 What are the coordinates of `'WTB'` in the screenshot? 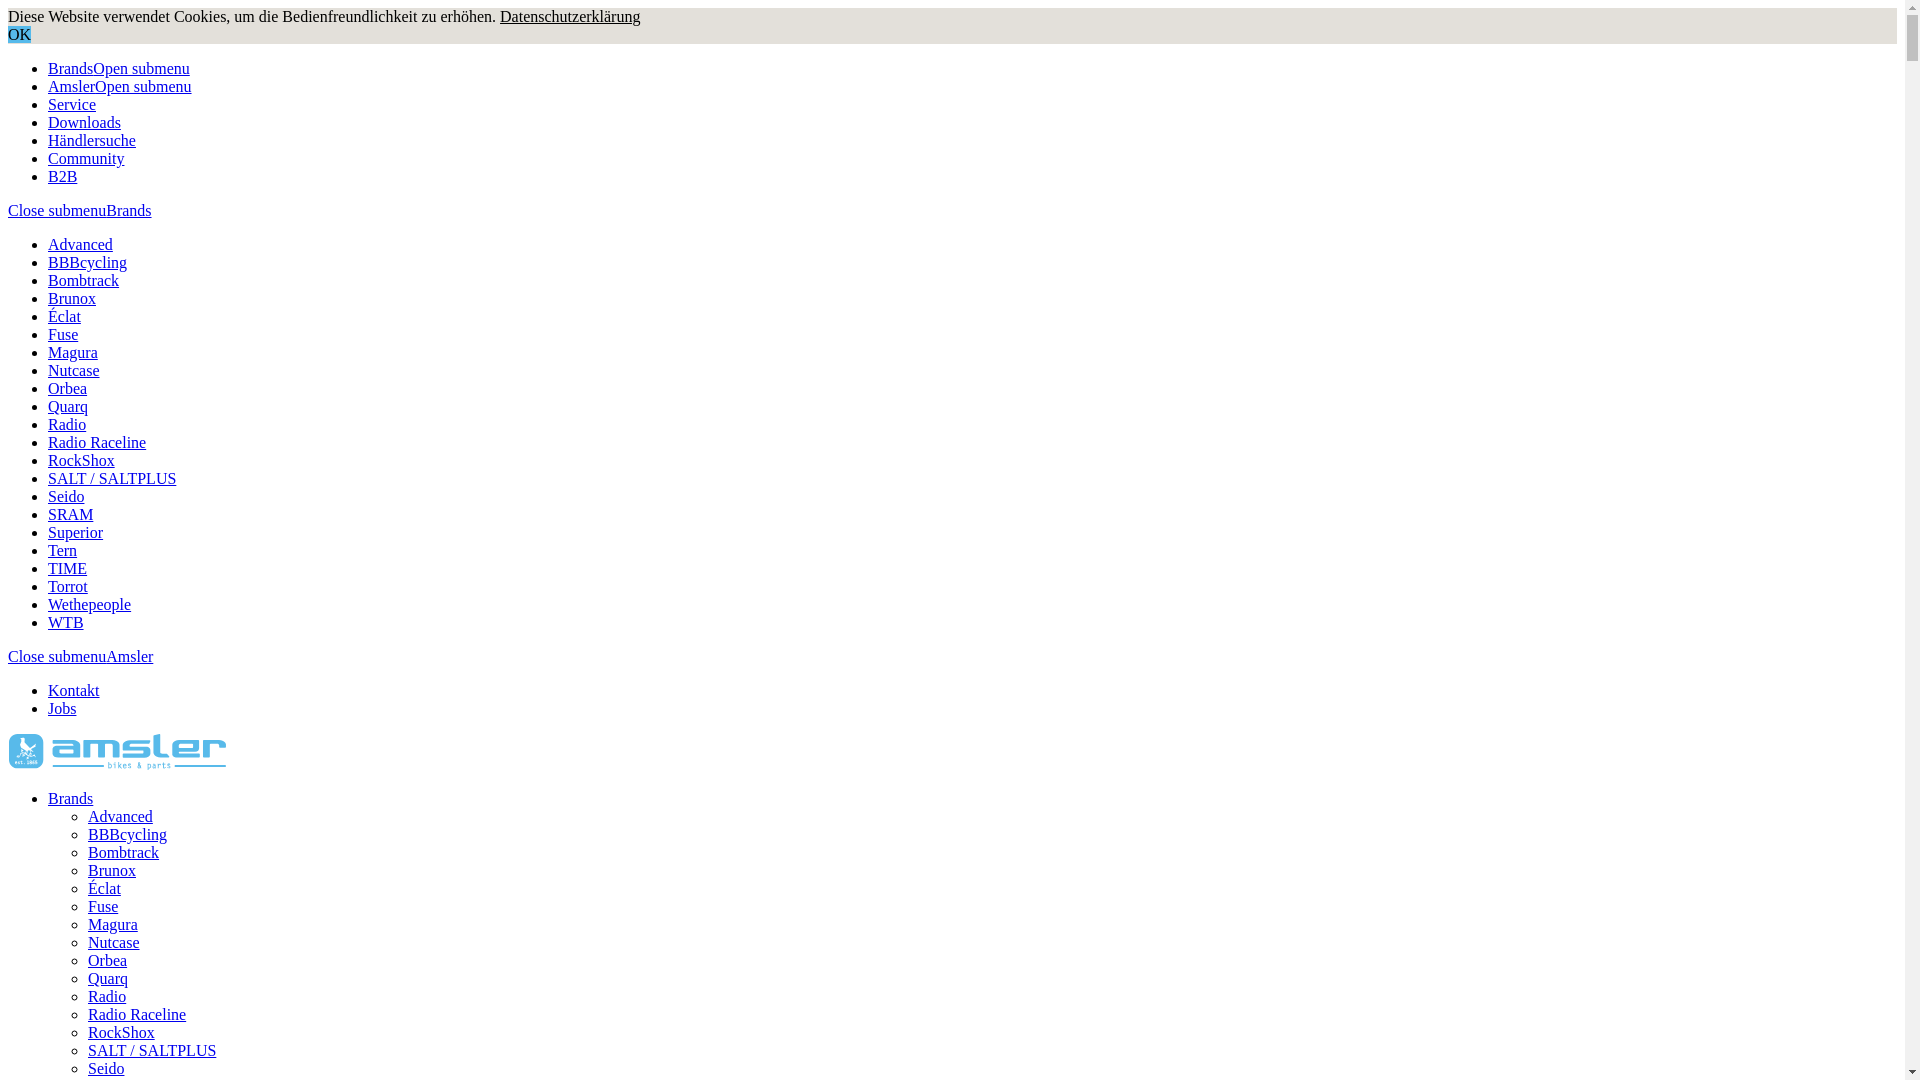 It's located at (66, 621).